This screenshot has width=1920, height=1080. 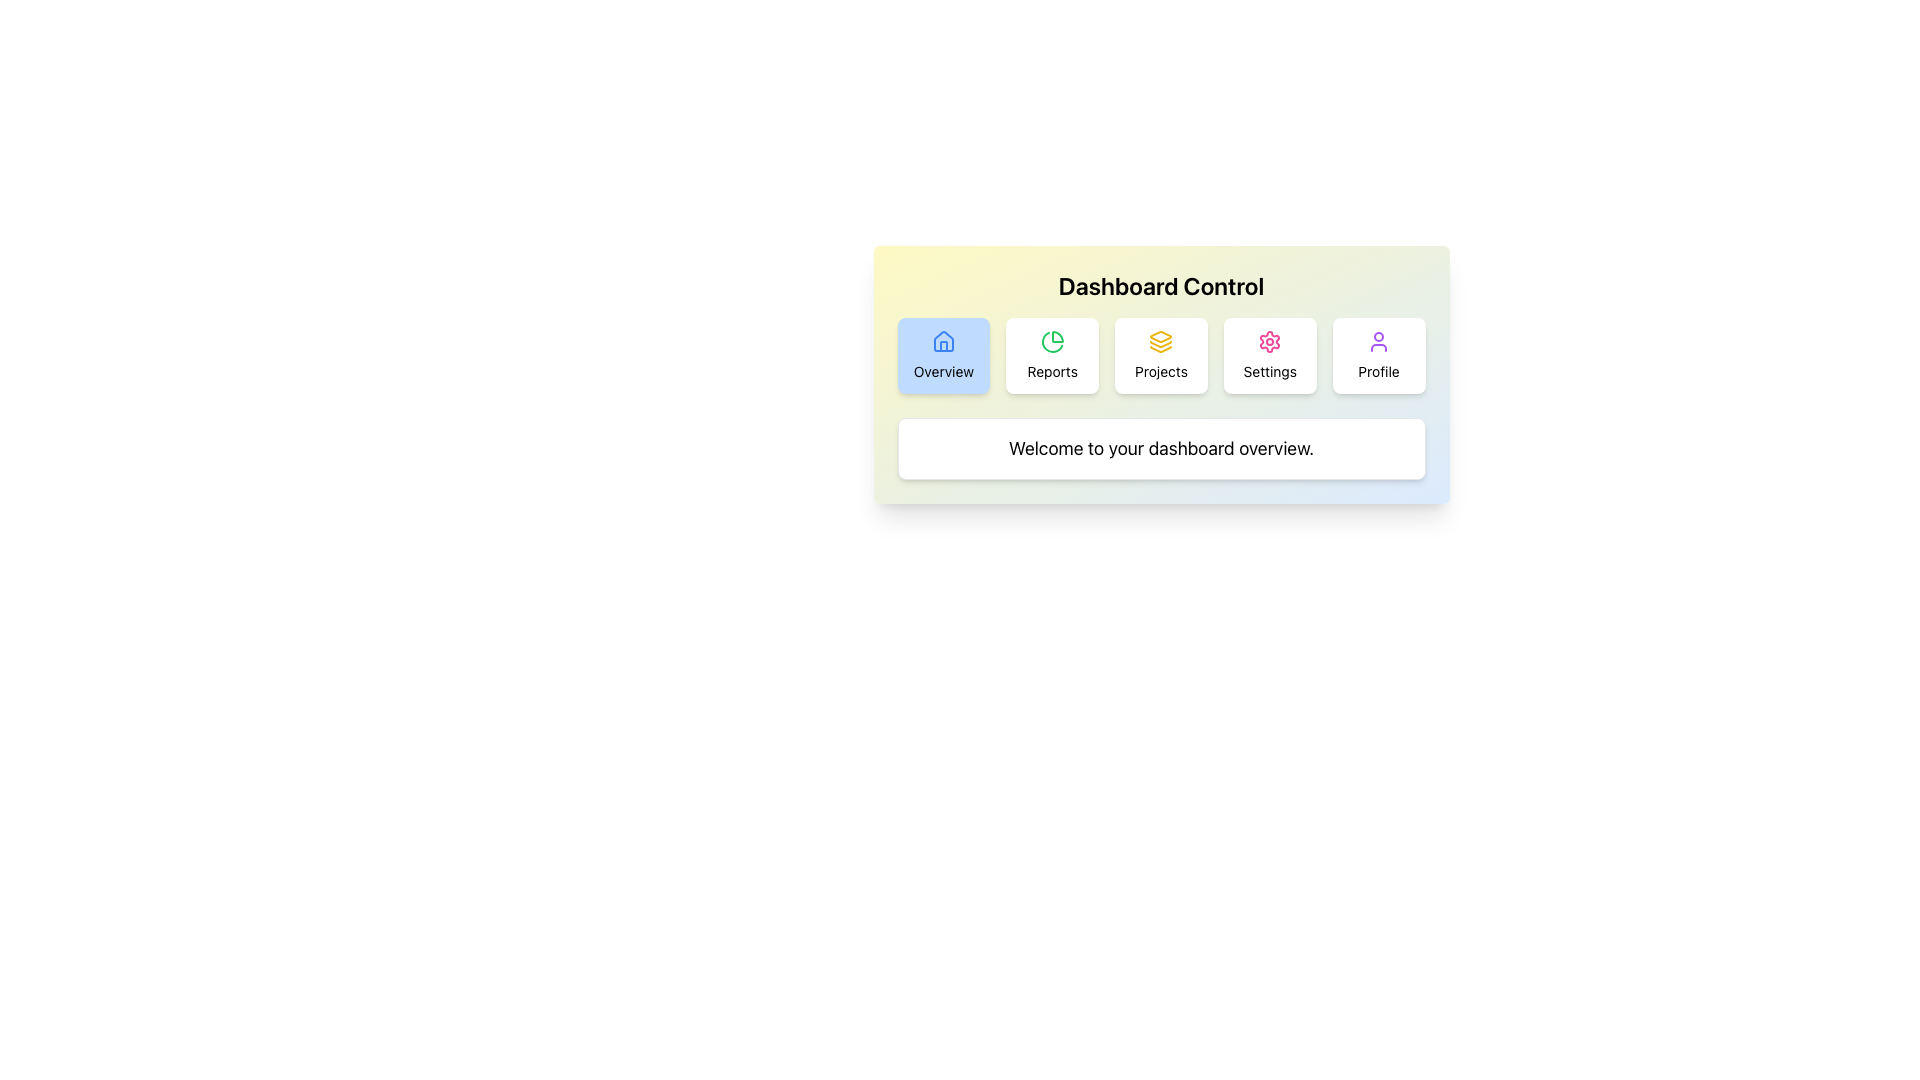 I want to click on the yellow icon in the top-right region of the visual dashboard control, so click(x=1161, y=335).